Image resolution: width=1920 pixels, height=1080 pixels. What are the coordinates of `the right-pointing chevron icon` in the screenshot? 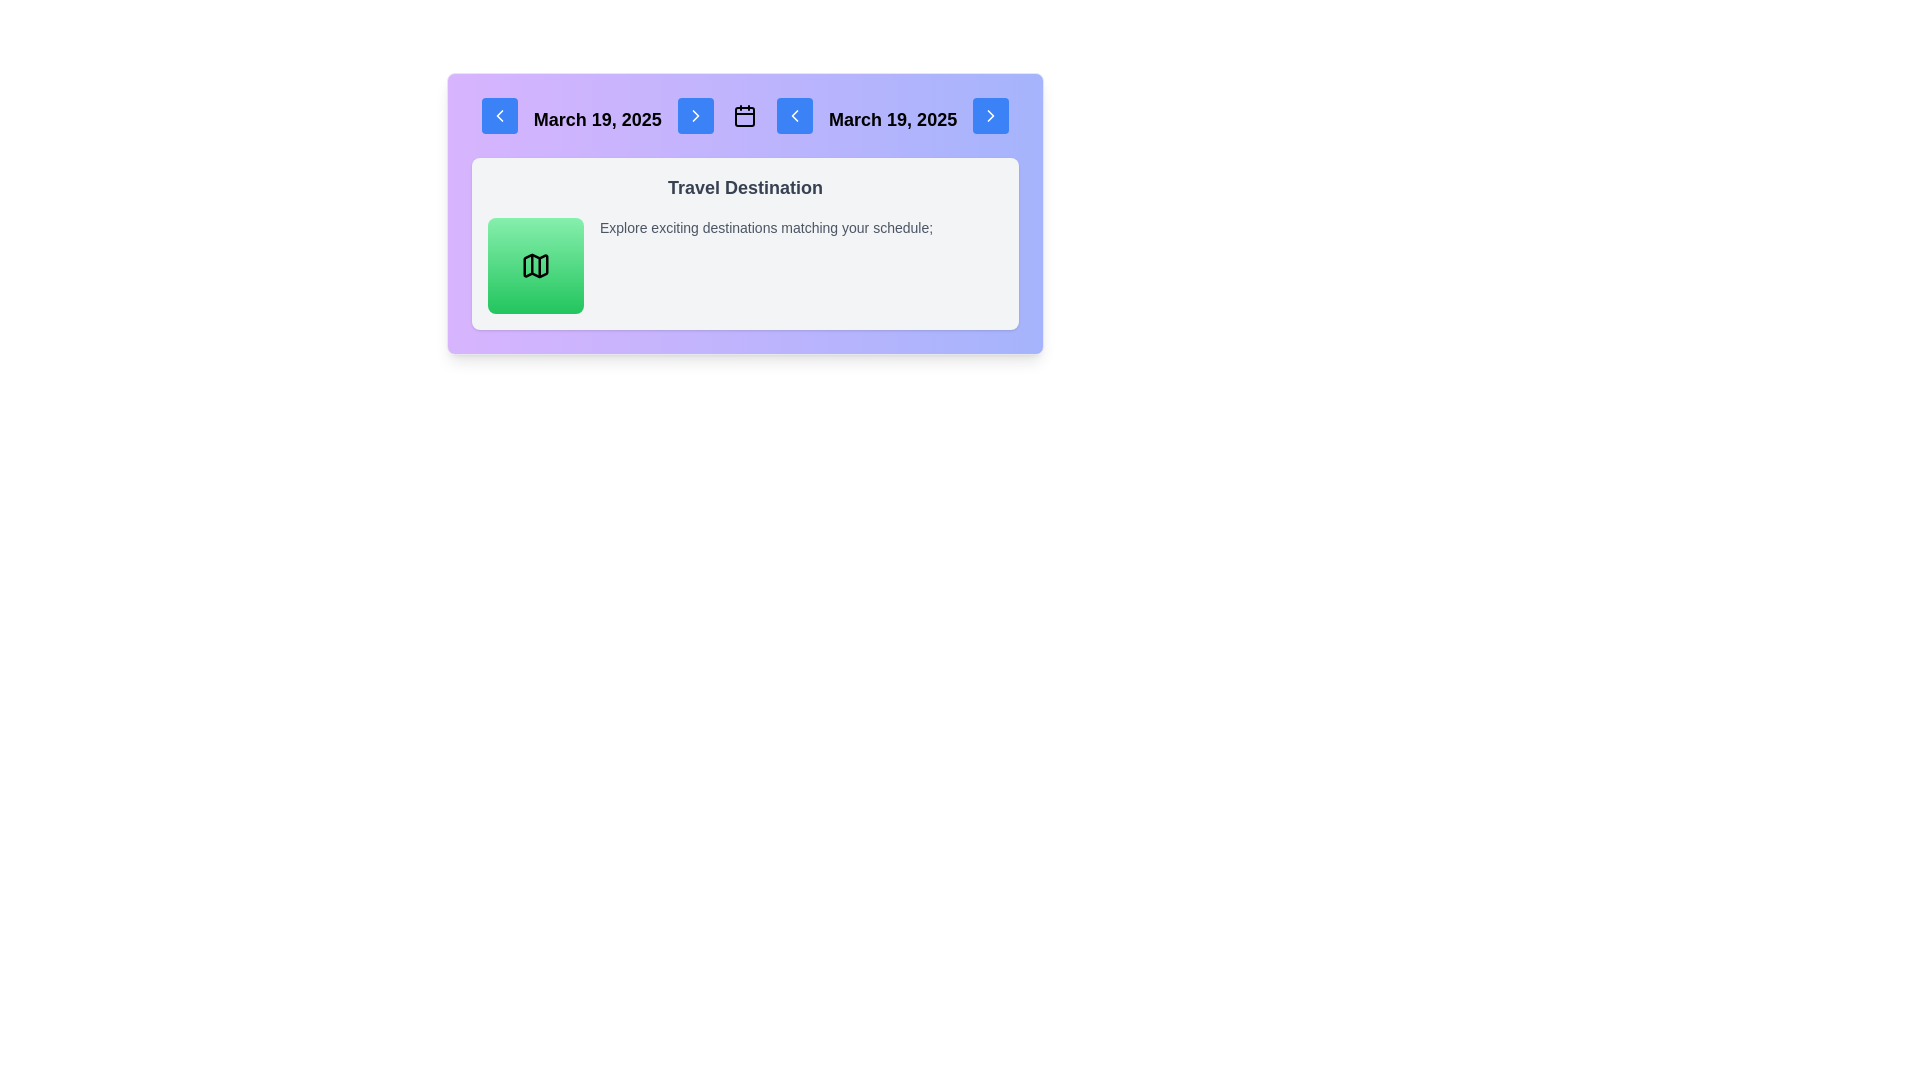 It's located at (991, 115).